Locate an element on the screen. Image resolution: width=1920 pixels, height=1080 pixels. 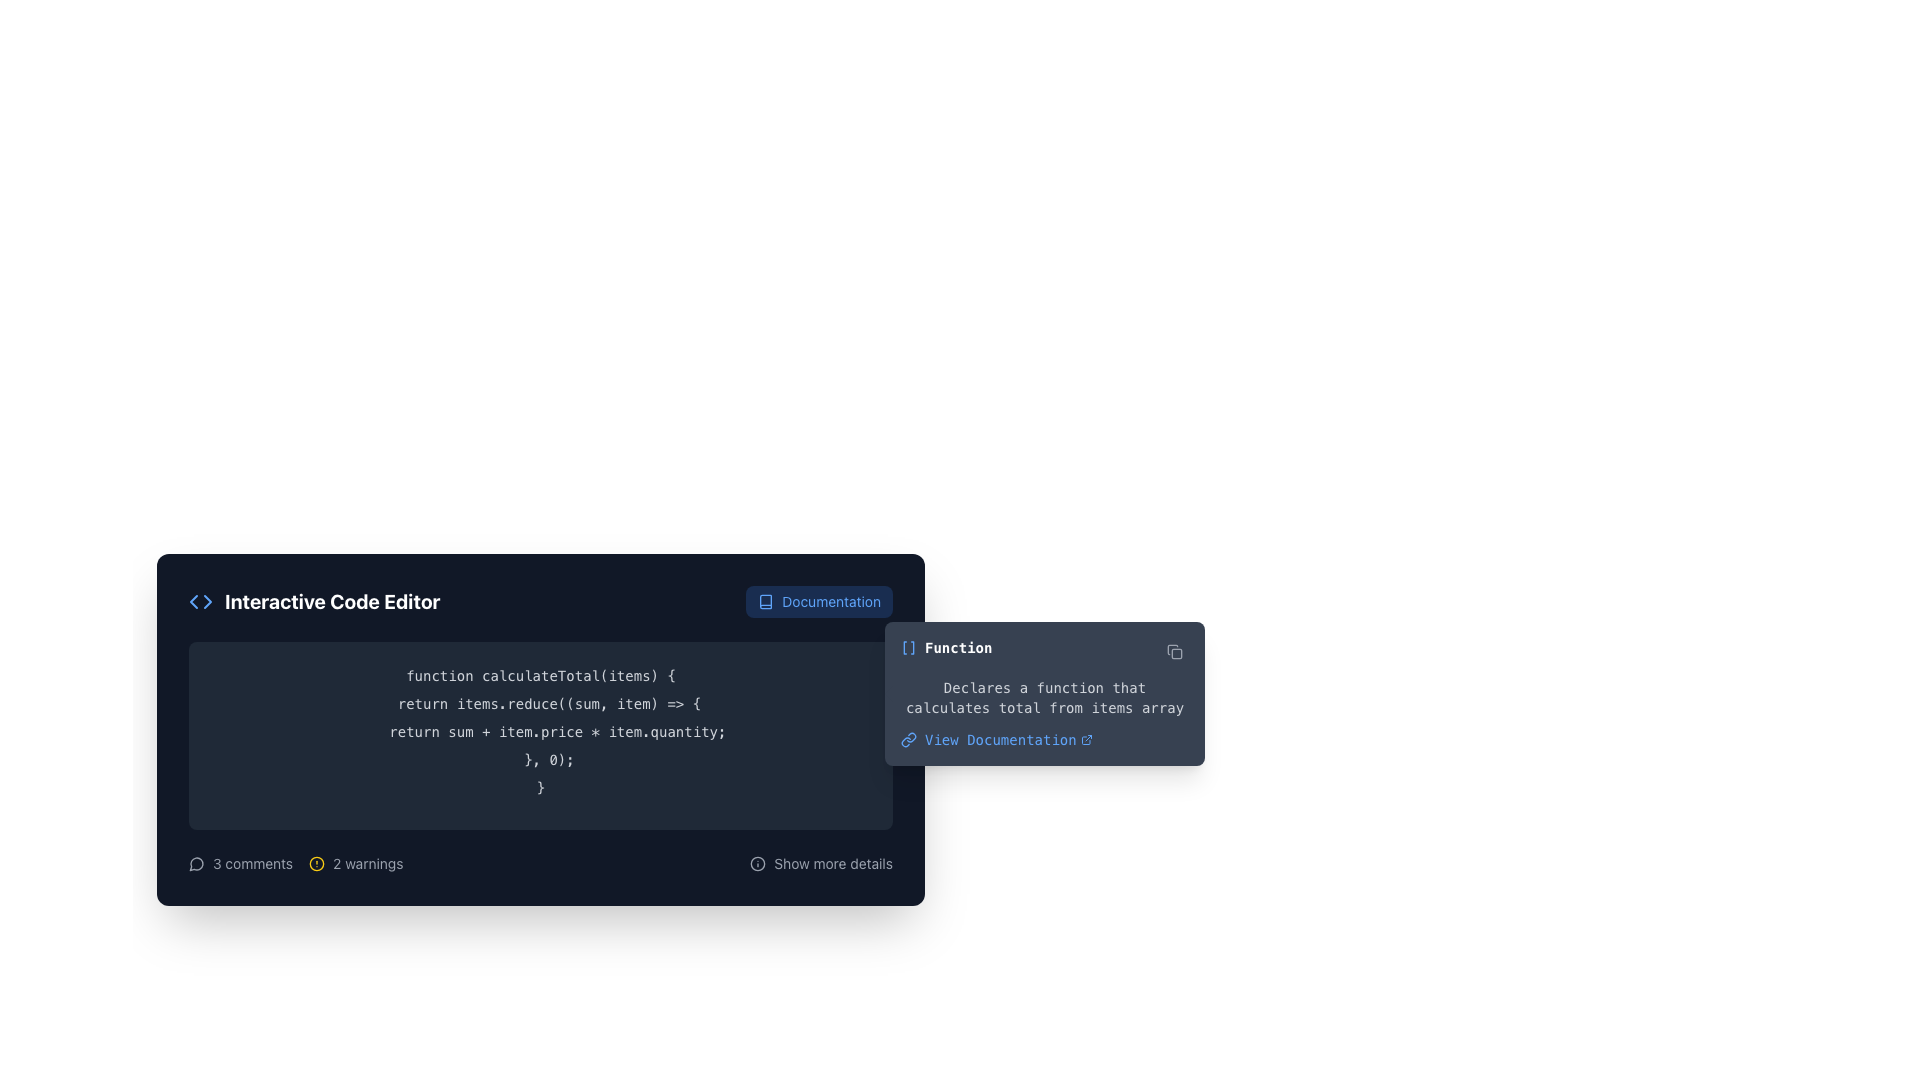
the notification icon and text combination that indicates there are two warnings, located to the right of the '3 comments' label at the bottom-central part of the interface is located at coordinates (356, 863).